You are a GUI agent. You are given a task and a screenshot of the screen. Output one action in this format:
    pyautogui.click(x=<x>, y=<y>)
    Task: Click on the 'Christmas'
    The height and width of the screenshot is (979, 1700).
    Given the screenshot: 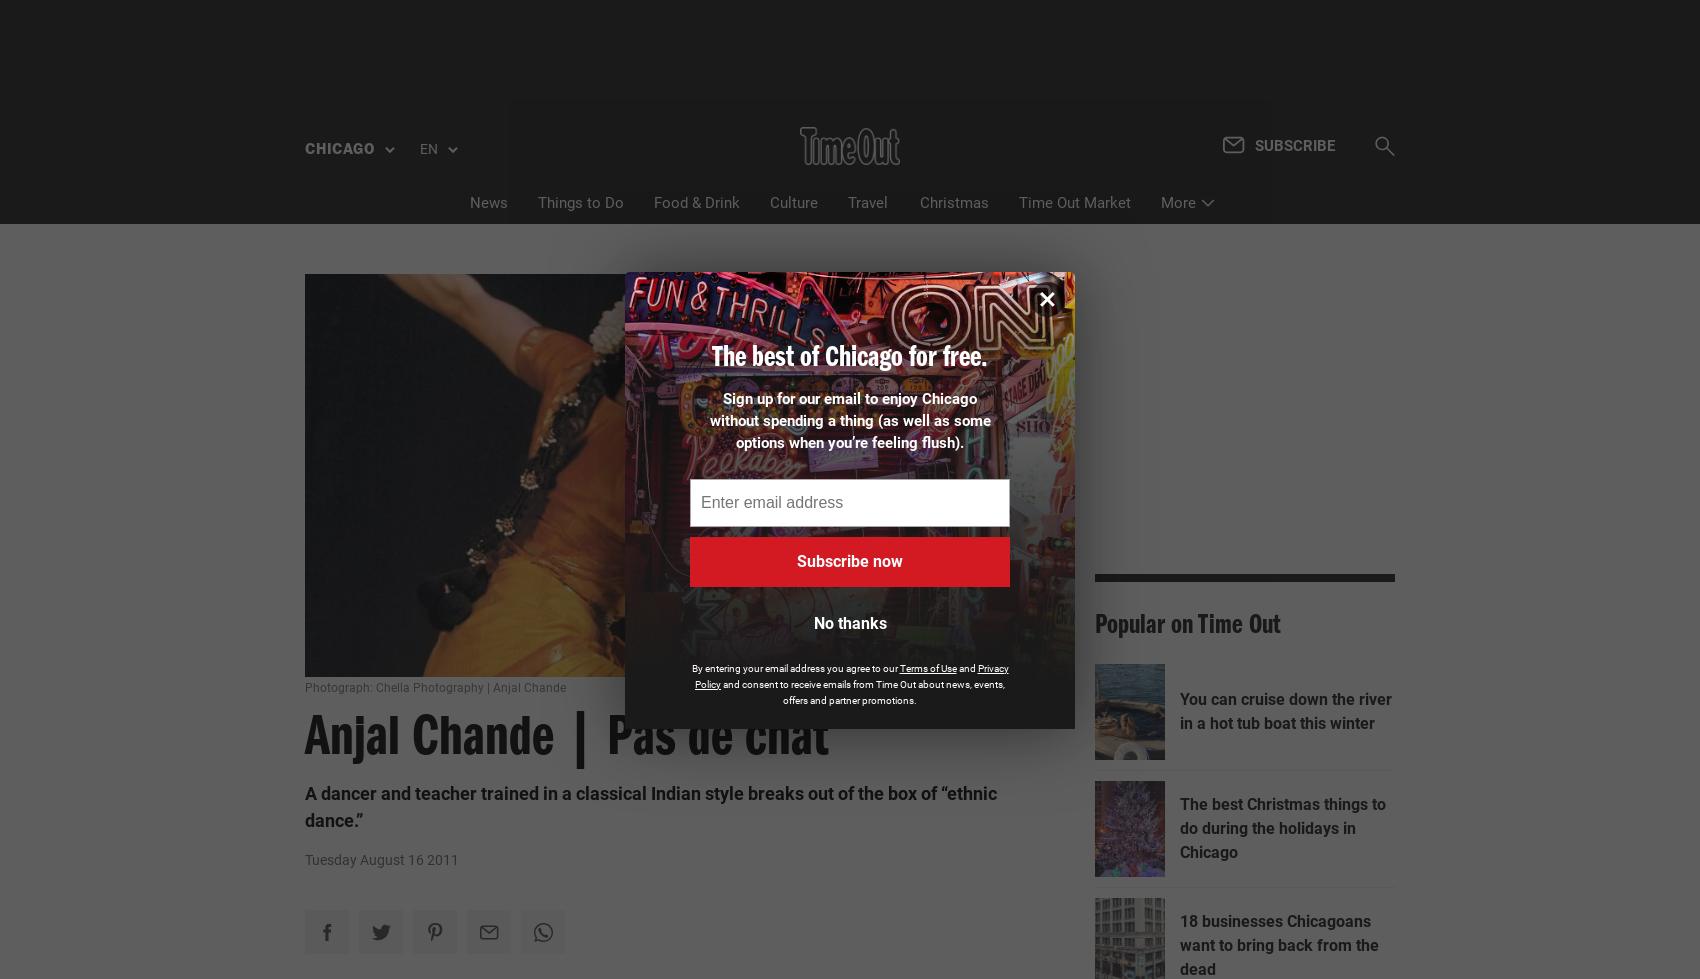 What is the action you would take?
    pyautogui.click(x=954, y=111)
    